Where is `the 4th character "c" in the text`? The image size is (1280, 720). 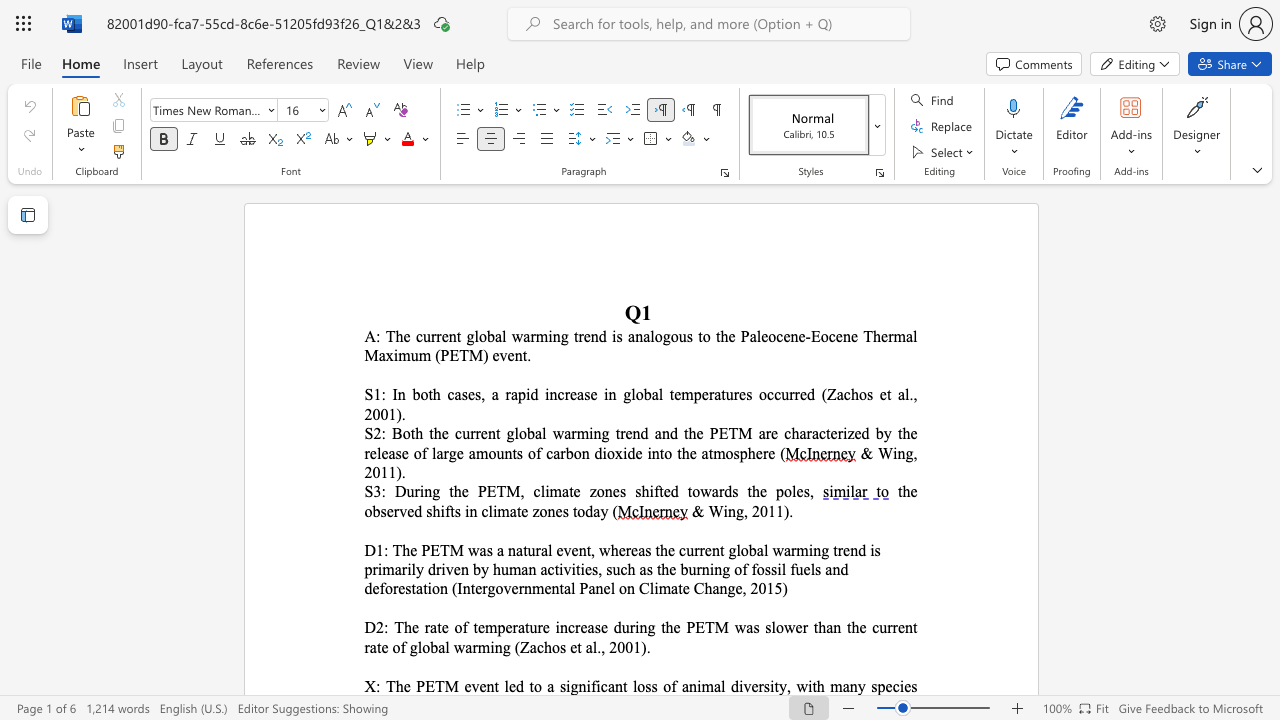 the 4th character "c" in the text is located at coordinates (776, 394).